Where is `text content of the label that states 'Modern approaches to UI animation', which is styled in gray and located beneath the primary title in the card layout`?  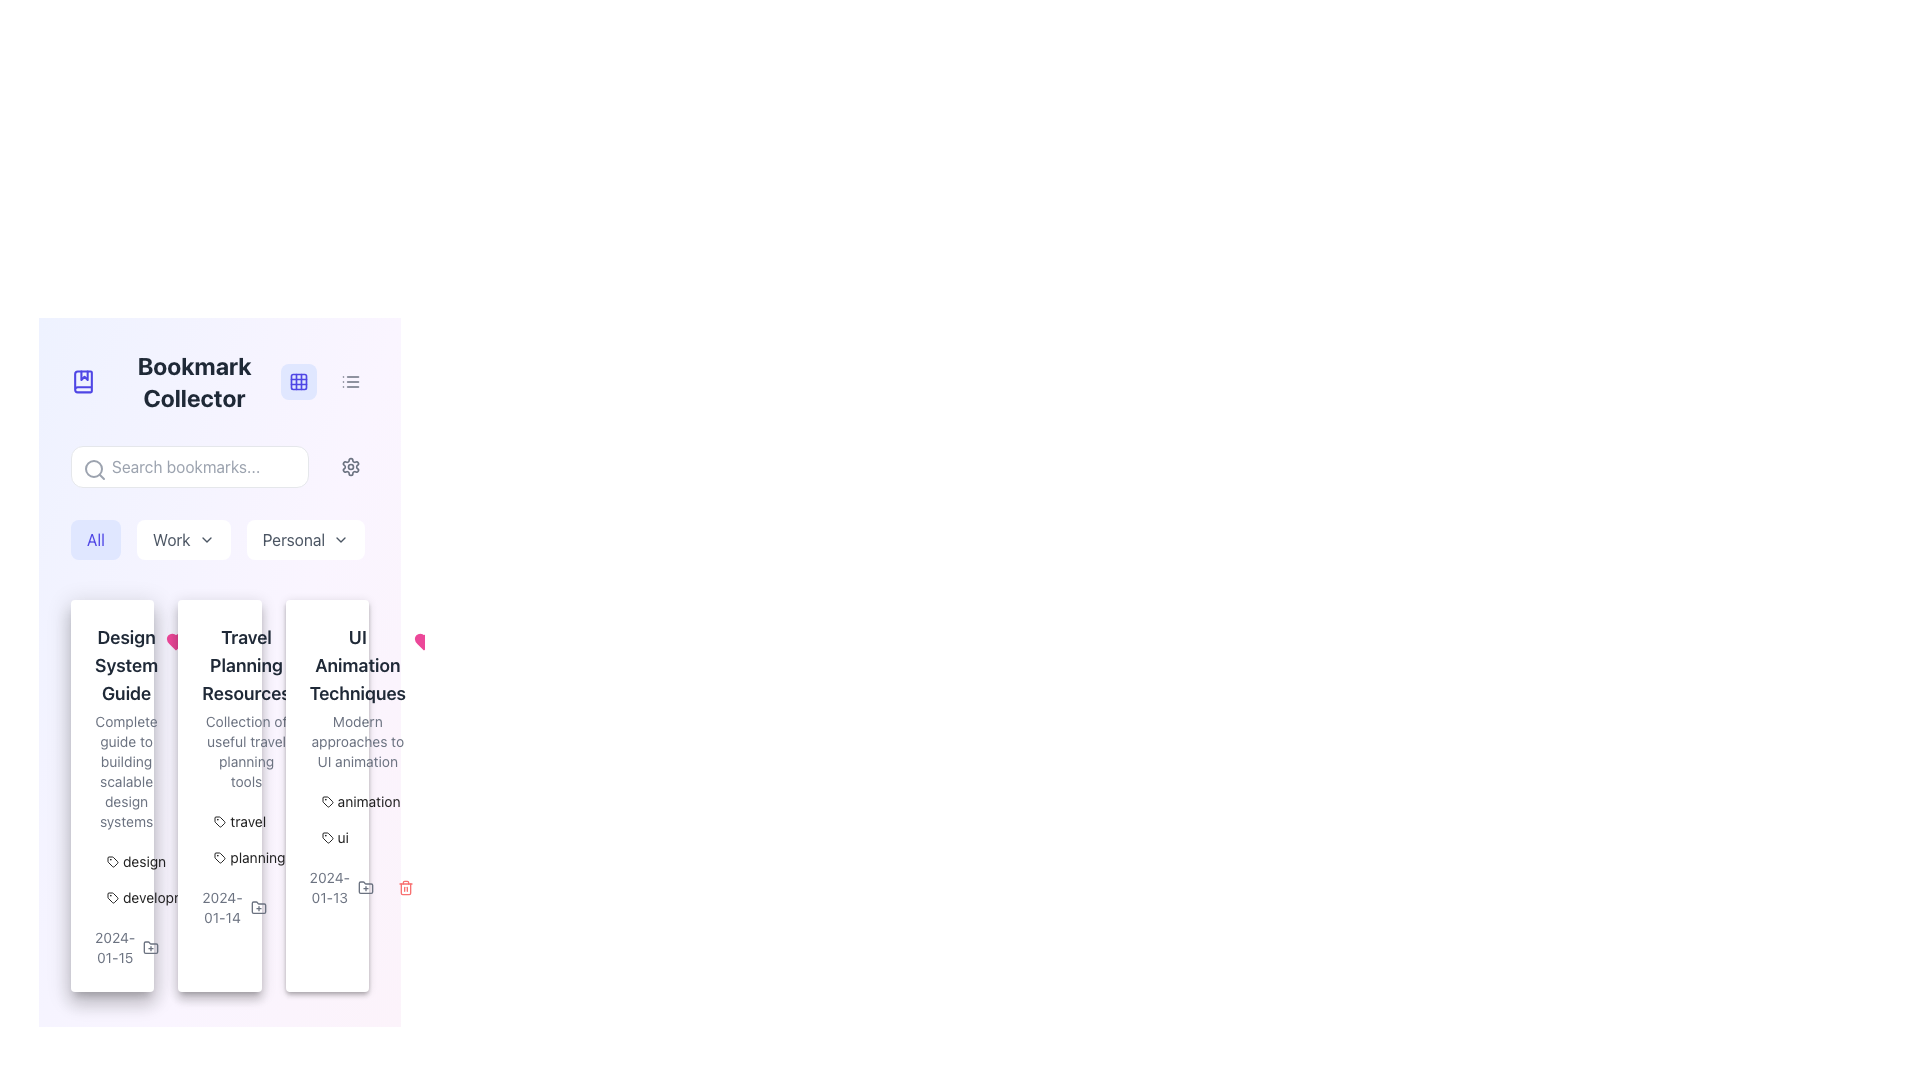
text content of the label that states 'Modern approaches to UI animation', which is styled in gray and located beneath the primary title in the card layout is located at coordinates (357, 741).